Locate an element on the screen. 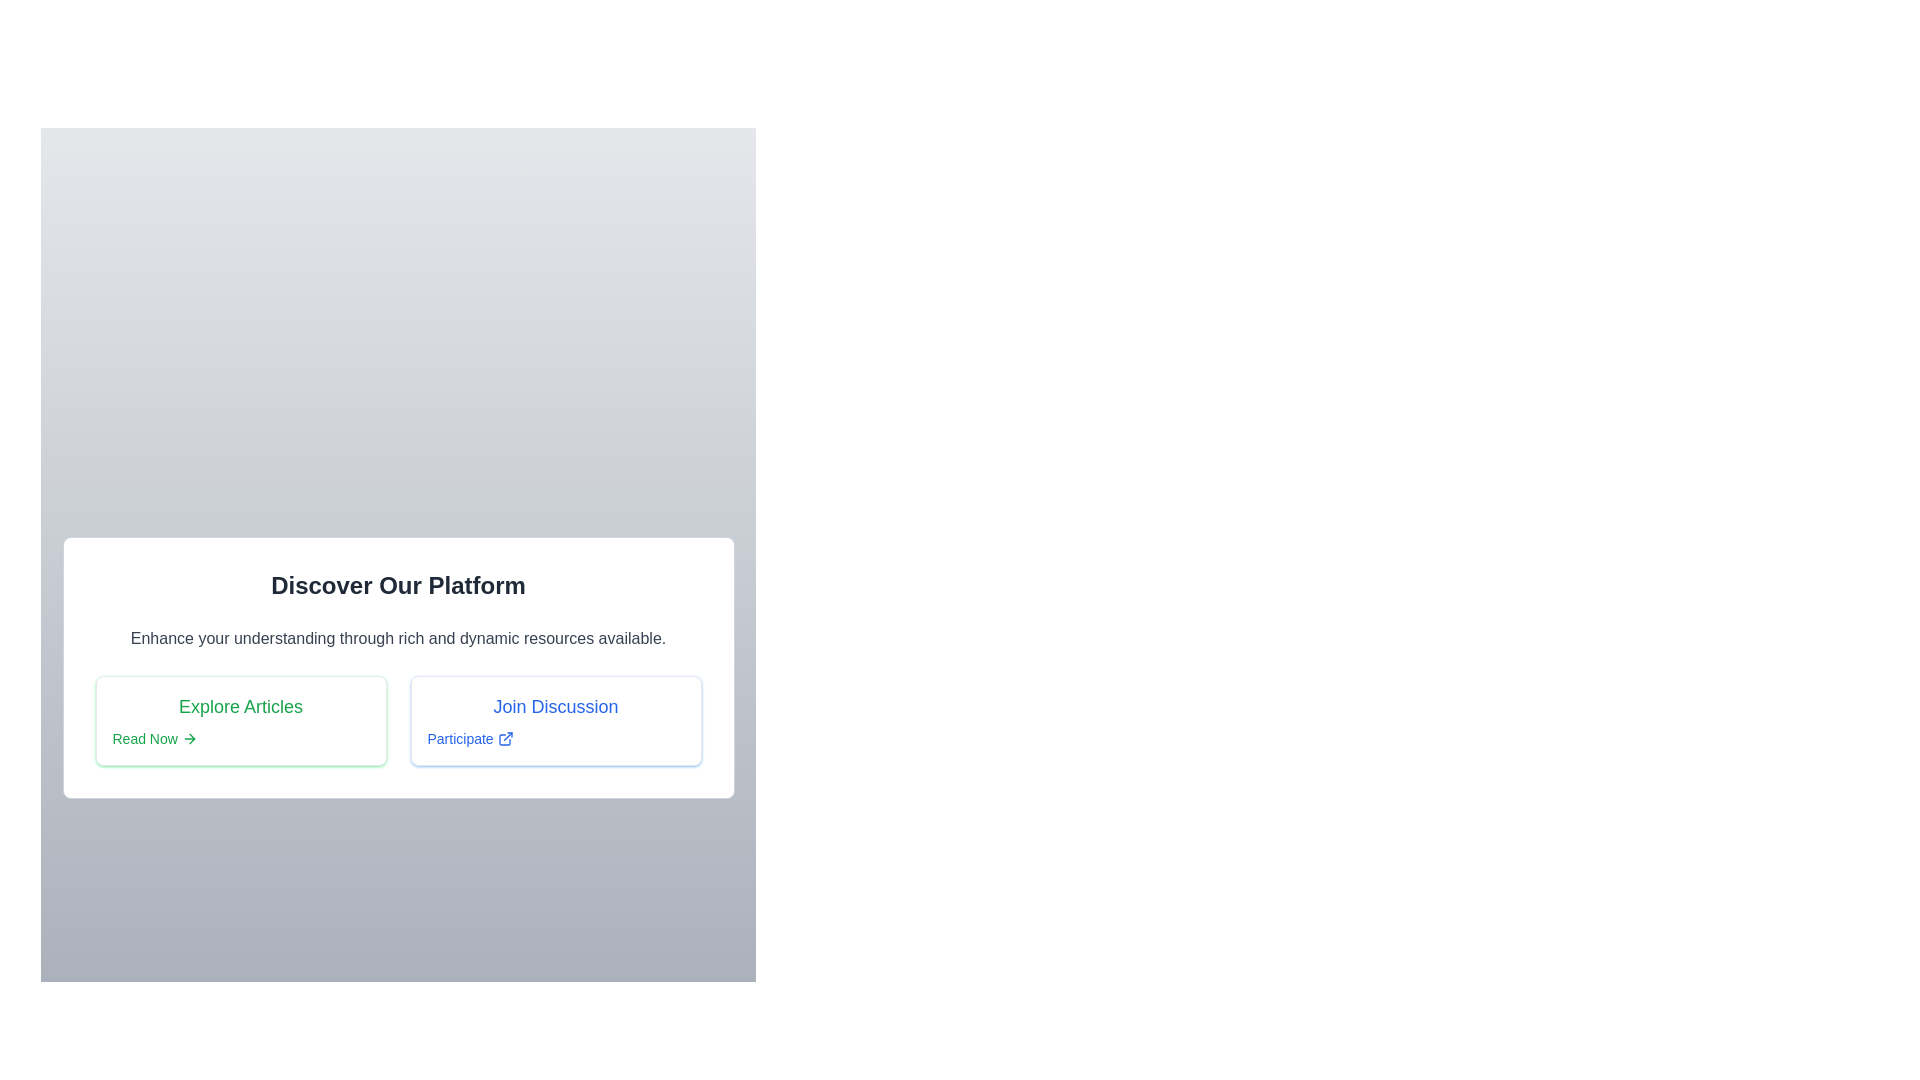 Image resolution: width=1920 pixels, height=1080 pixels. the 'Read Now' link located in the first section of the two-column grid layout beneath the main heading 'Discover Our Platform' is located at coordinates (240, 721).